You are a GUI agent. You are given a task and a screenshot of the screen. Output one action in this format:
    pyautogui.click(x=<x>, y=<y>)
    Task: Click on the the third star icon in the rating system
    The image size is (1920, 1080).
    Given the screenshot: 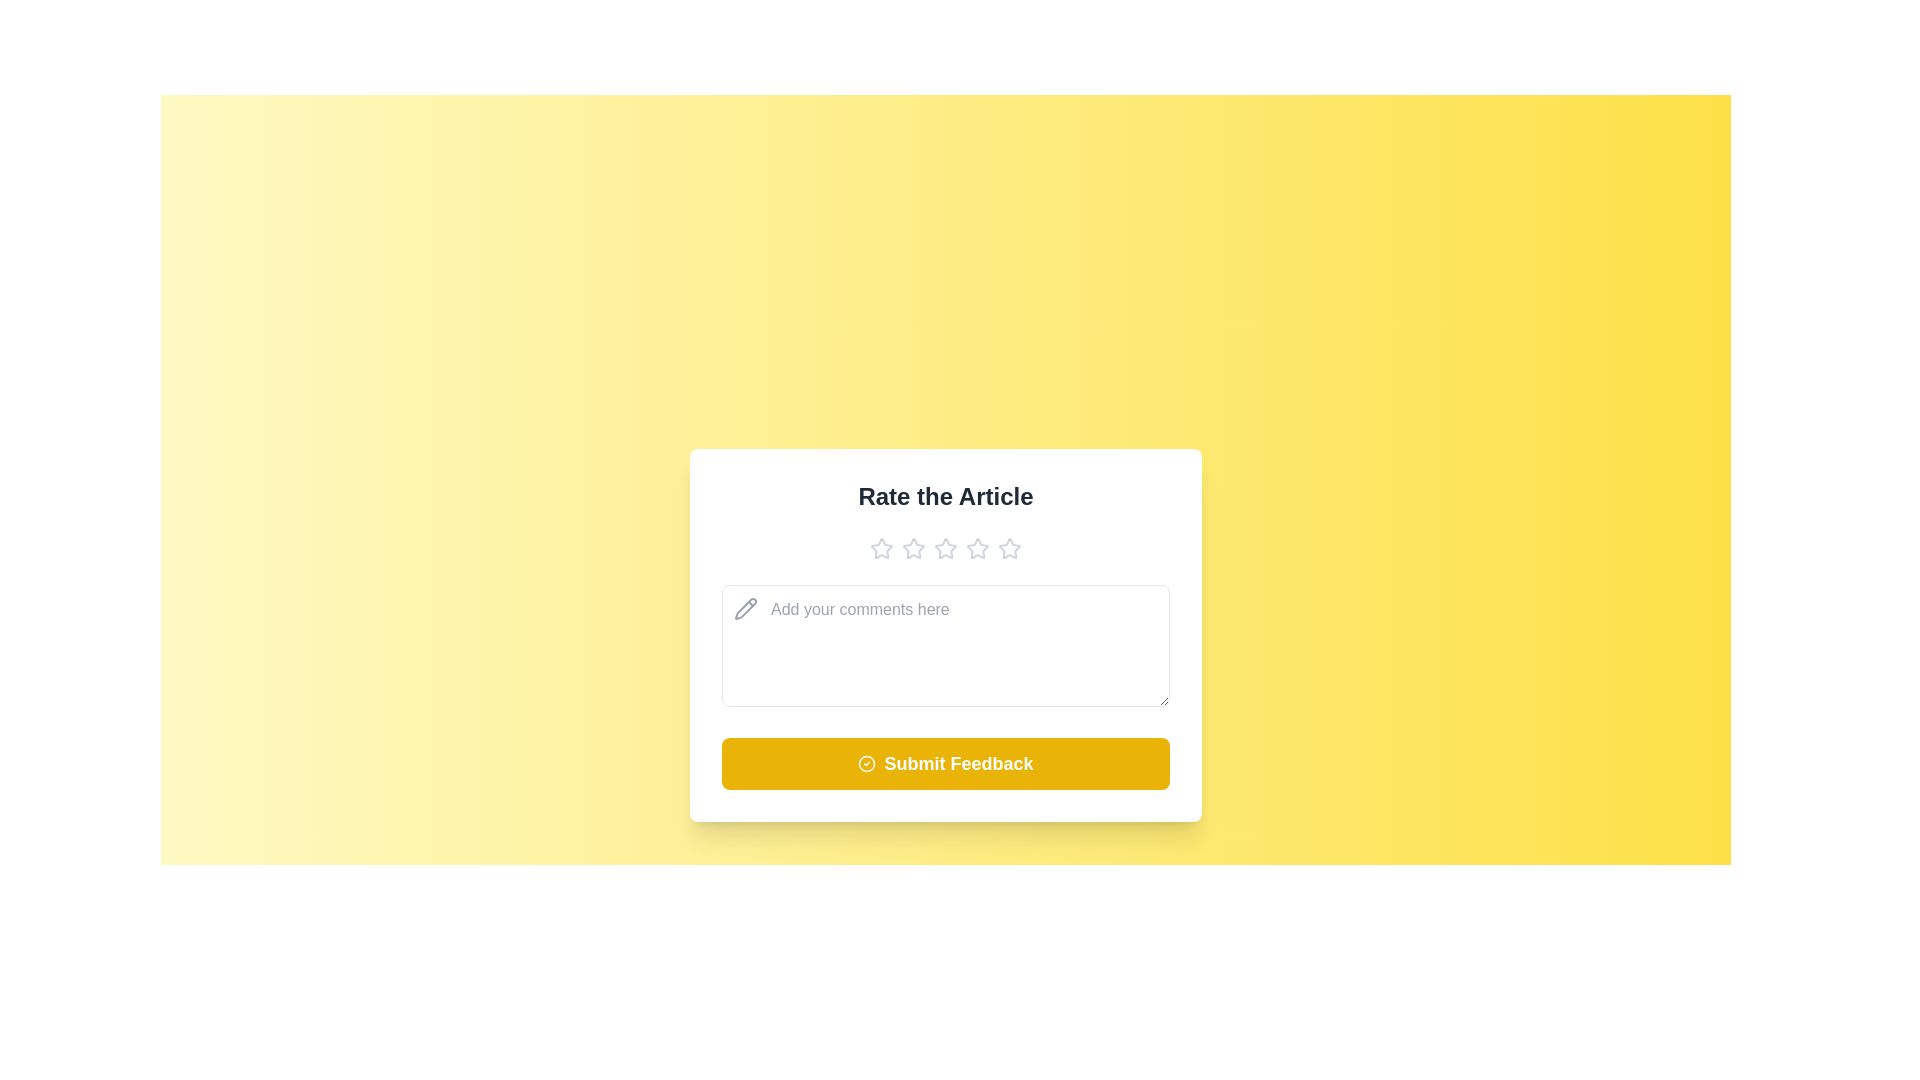 What is the action you would take?
    pyautogui.click(x=978, y=547)
    